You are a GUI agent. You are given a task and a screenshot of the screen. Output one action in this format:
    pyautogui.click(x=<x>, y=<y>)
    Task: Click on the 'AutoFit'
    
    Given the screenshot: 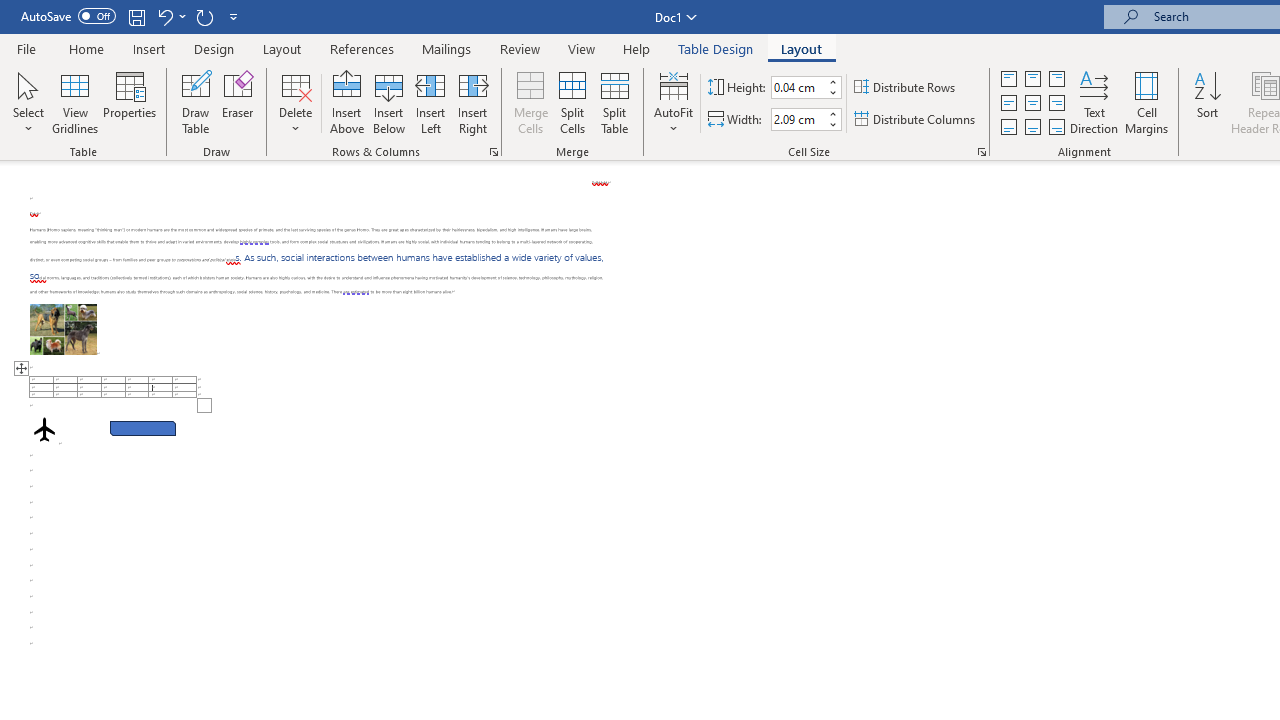 What is the action you would take?
    pyautogui.click(x=673, y=103)
    